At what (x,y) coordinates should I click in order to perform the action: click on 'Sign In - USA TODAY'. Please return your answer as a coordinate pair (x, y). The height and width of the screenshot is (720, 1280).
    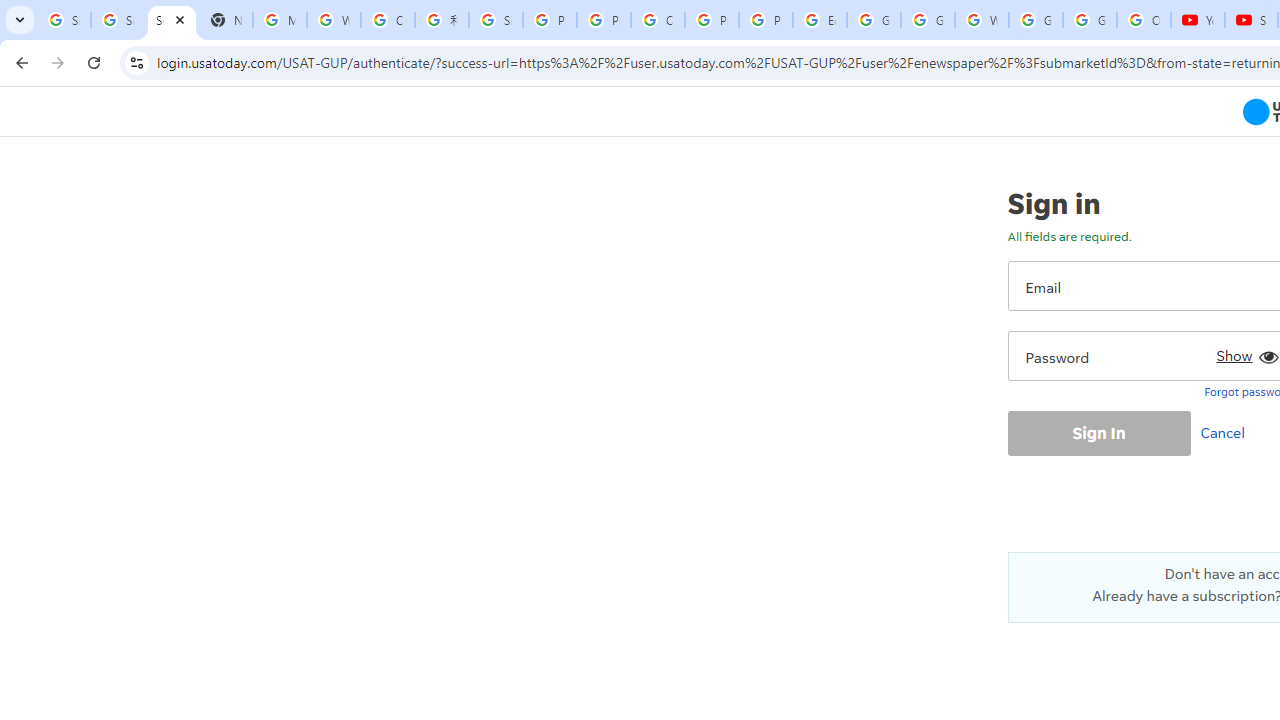
    Looking at the image, I should click on (171, 20).